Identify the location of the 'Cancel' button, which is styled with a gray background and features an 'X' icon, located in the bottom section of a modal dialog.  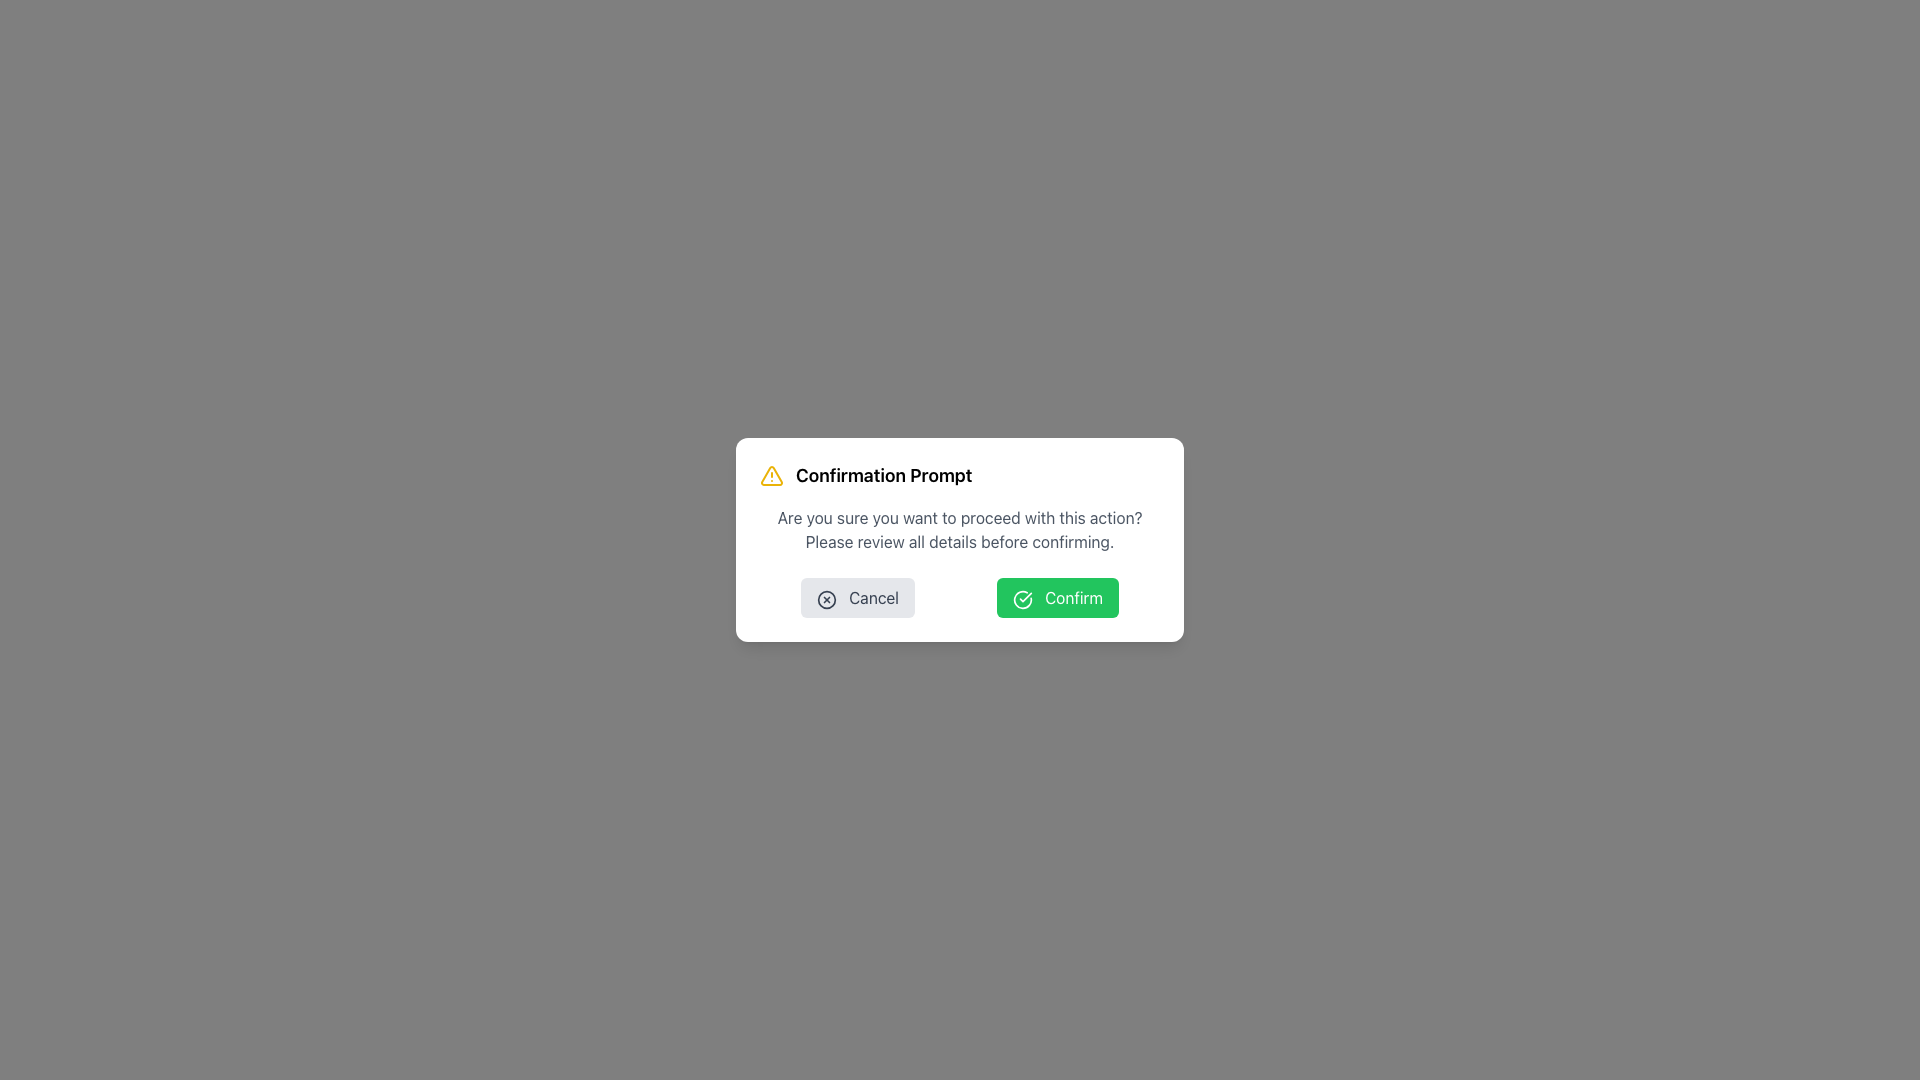
(858, 596).